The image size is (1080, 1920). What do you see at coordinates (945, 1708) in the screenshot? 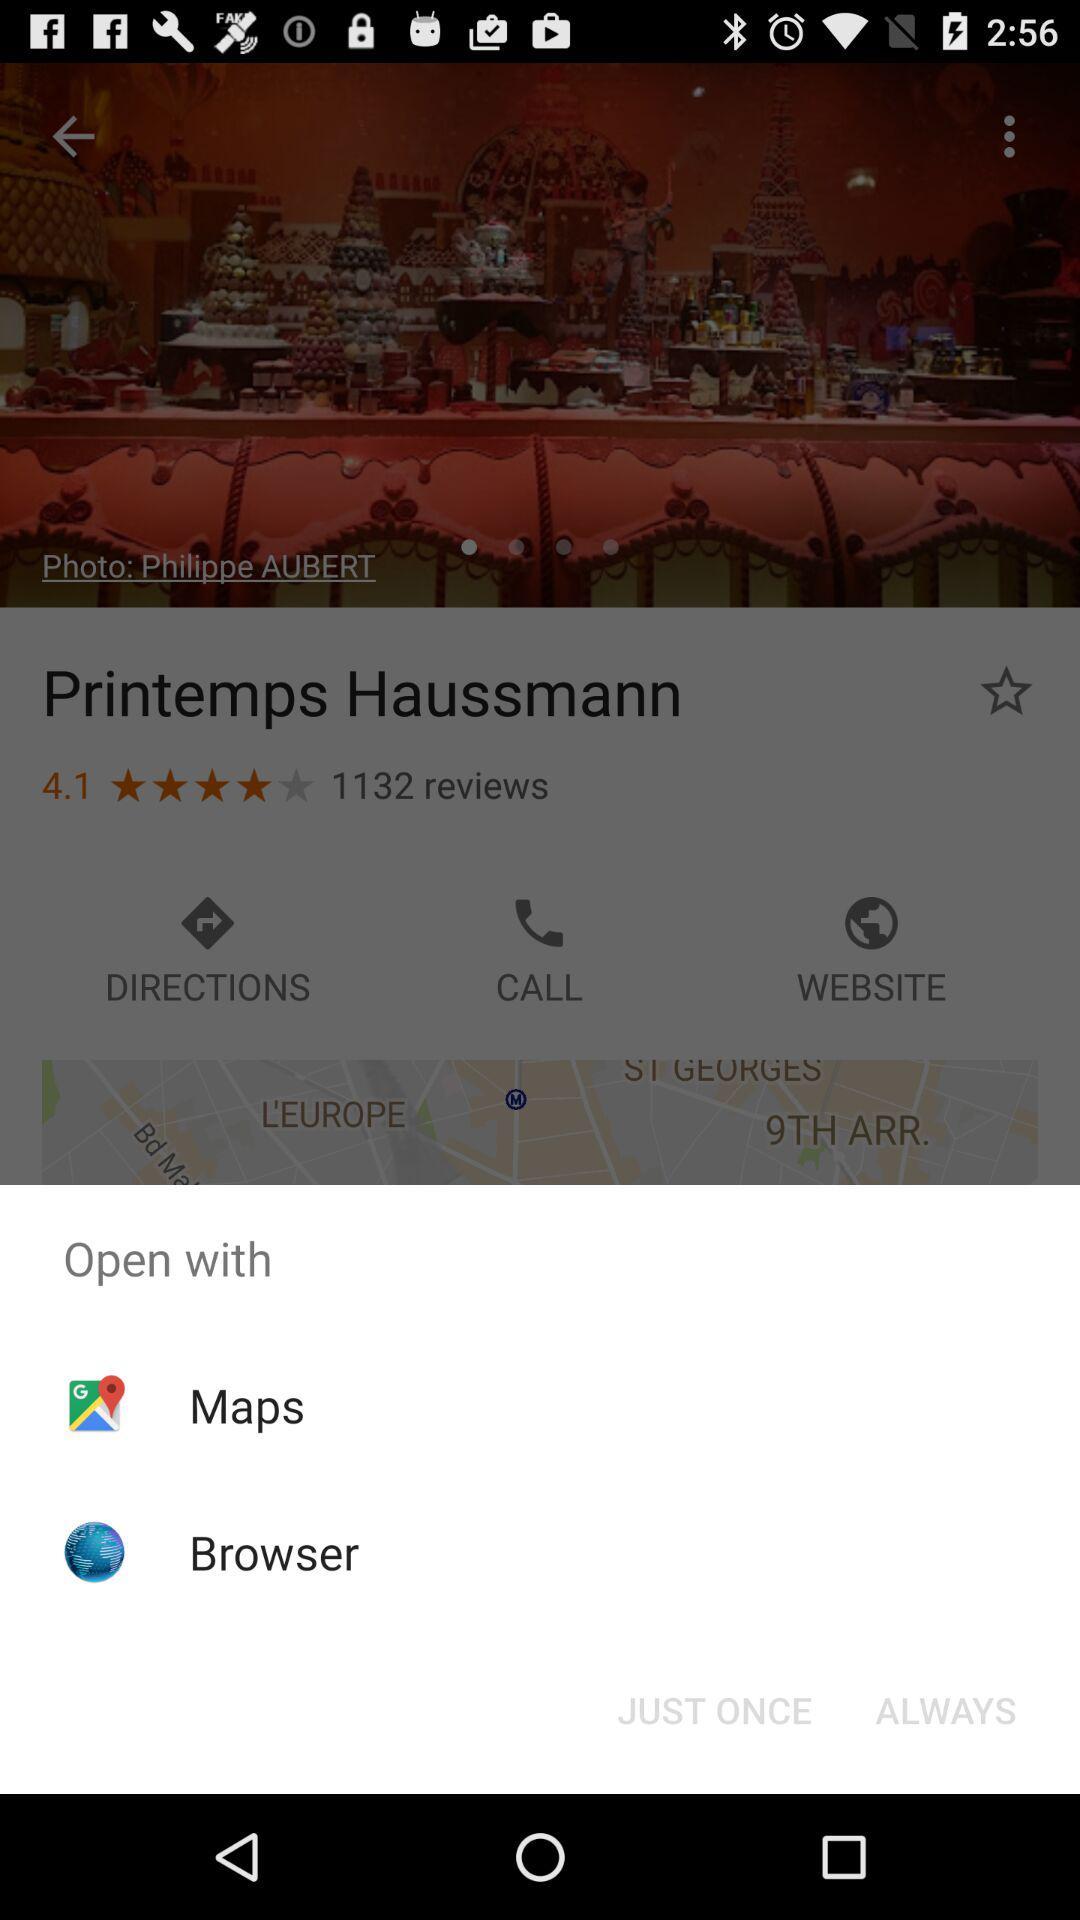
I see `the item to the right of the just once button` at bounding box center [945, 1708].